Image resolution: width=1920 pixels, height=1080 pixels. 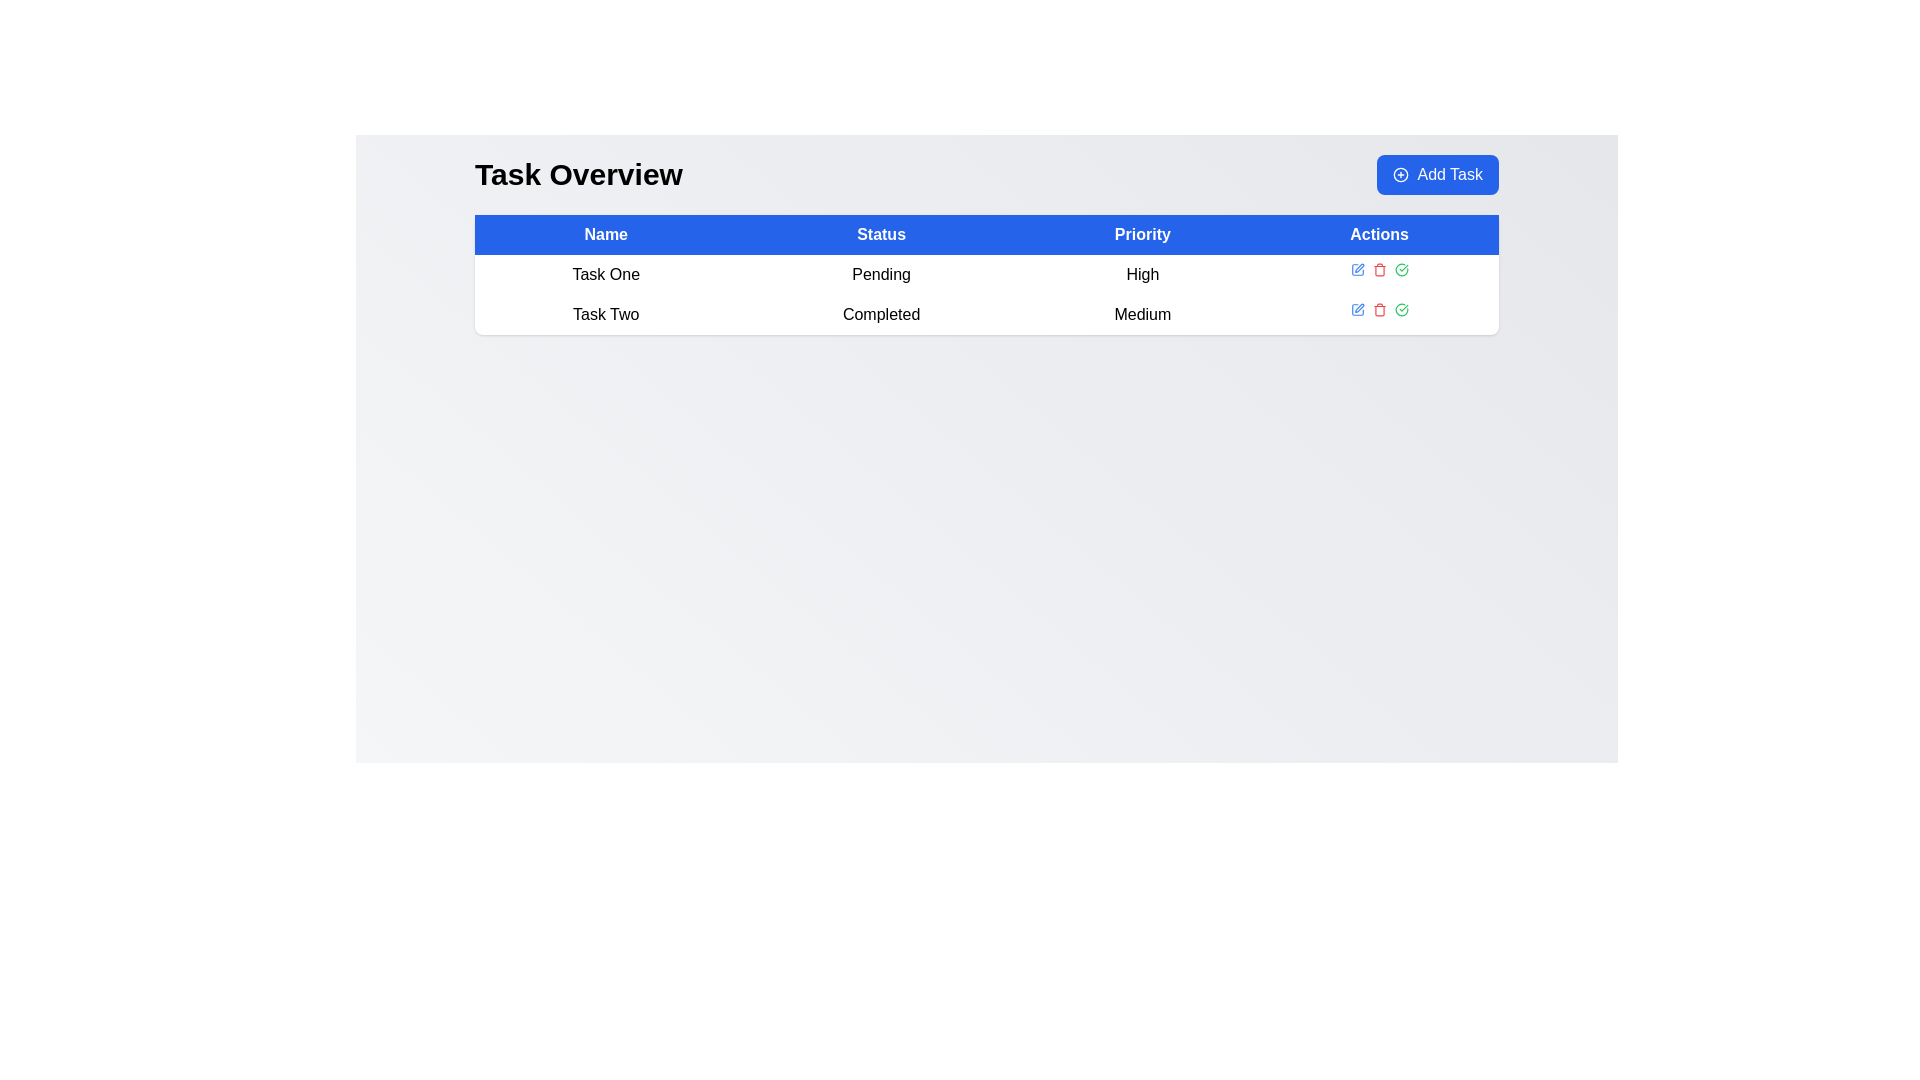 I want to click on the static text label in the second row of the table under the 'Name' column, which serves to provide the name of the task, so click(x=605, y=315).